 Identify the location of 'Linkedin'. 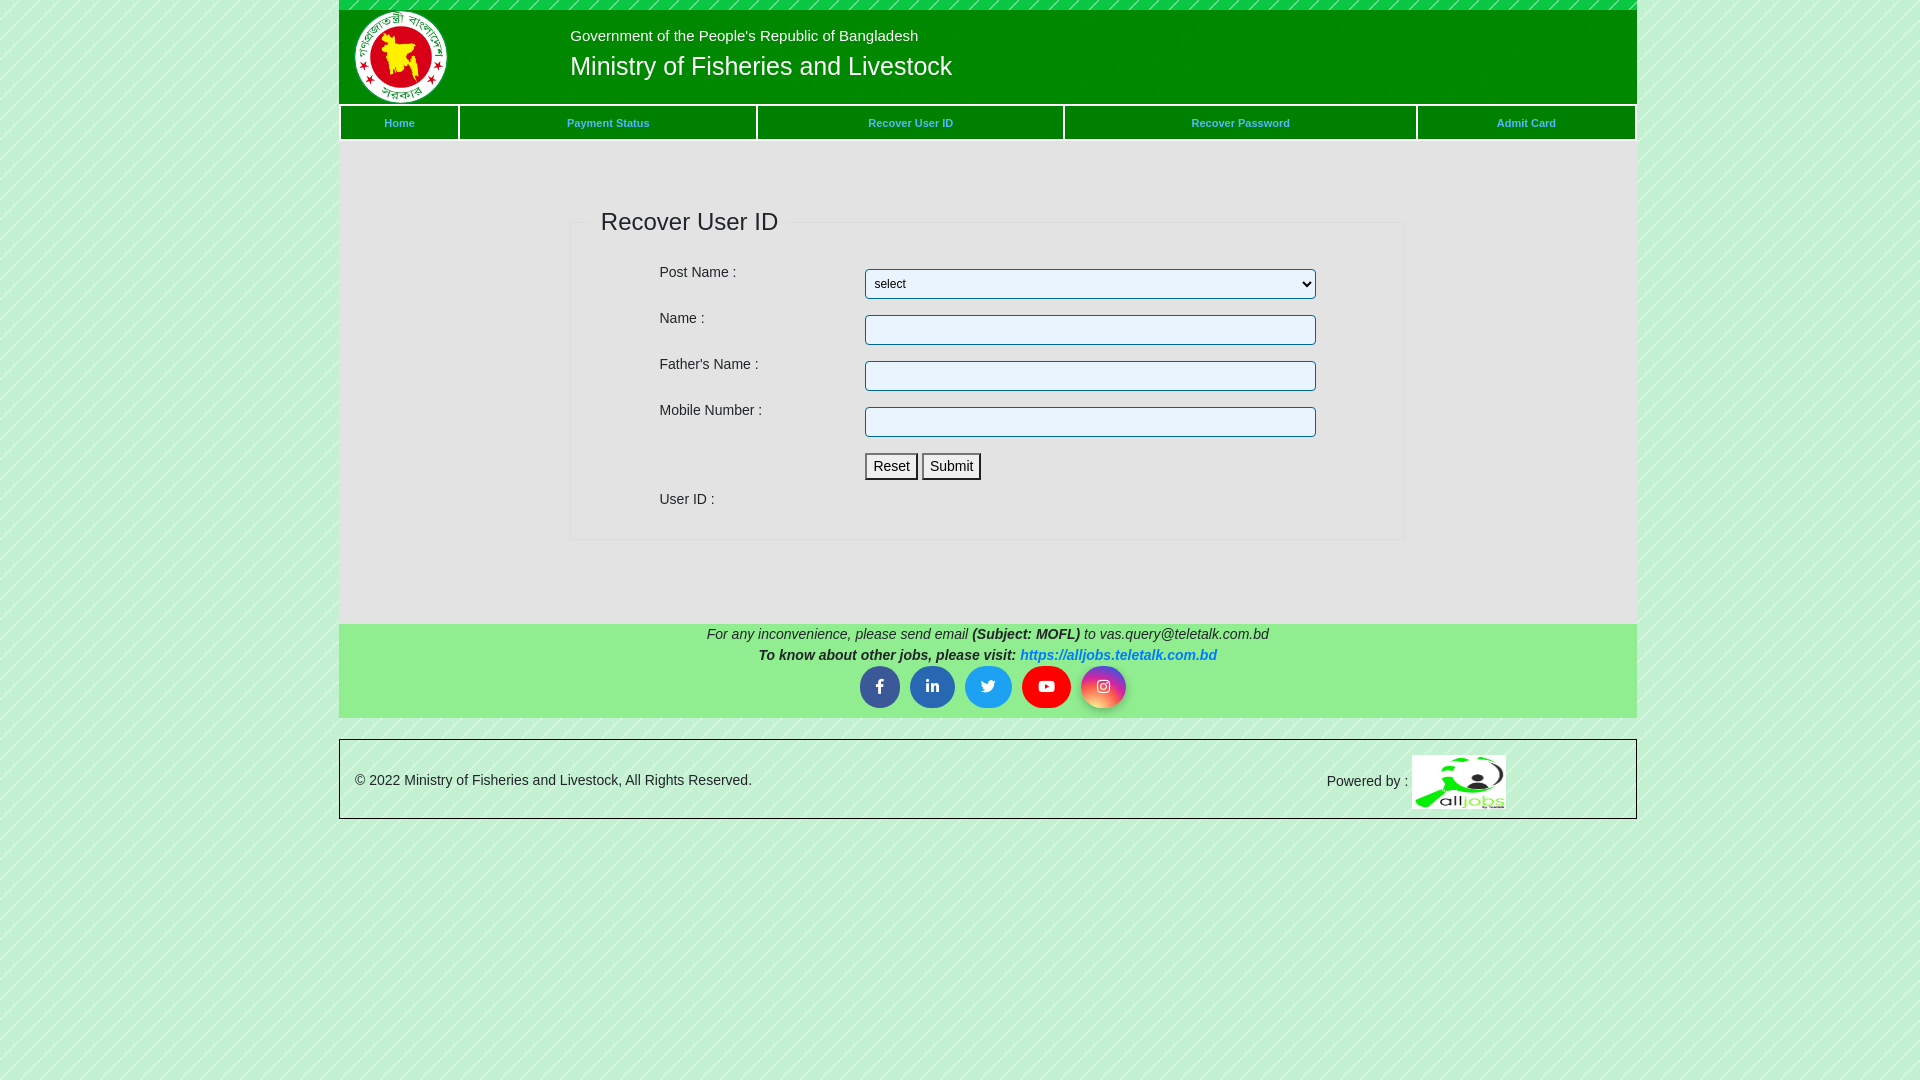
(931, 686).